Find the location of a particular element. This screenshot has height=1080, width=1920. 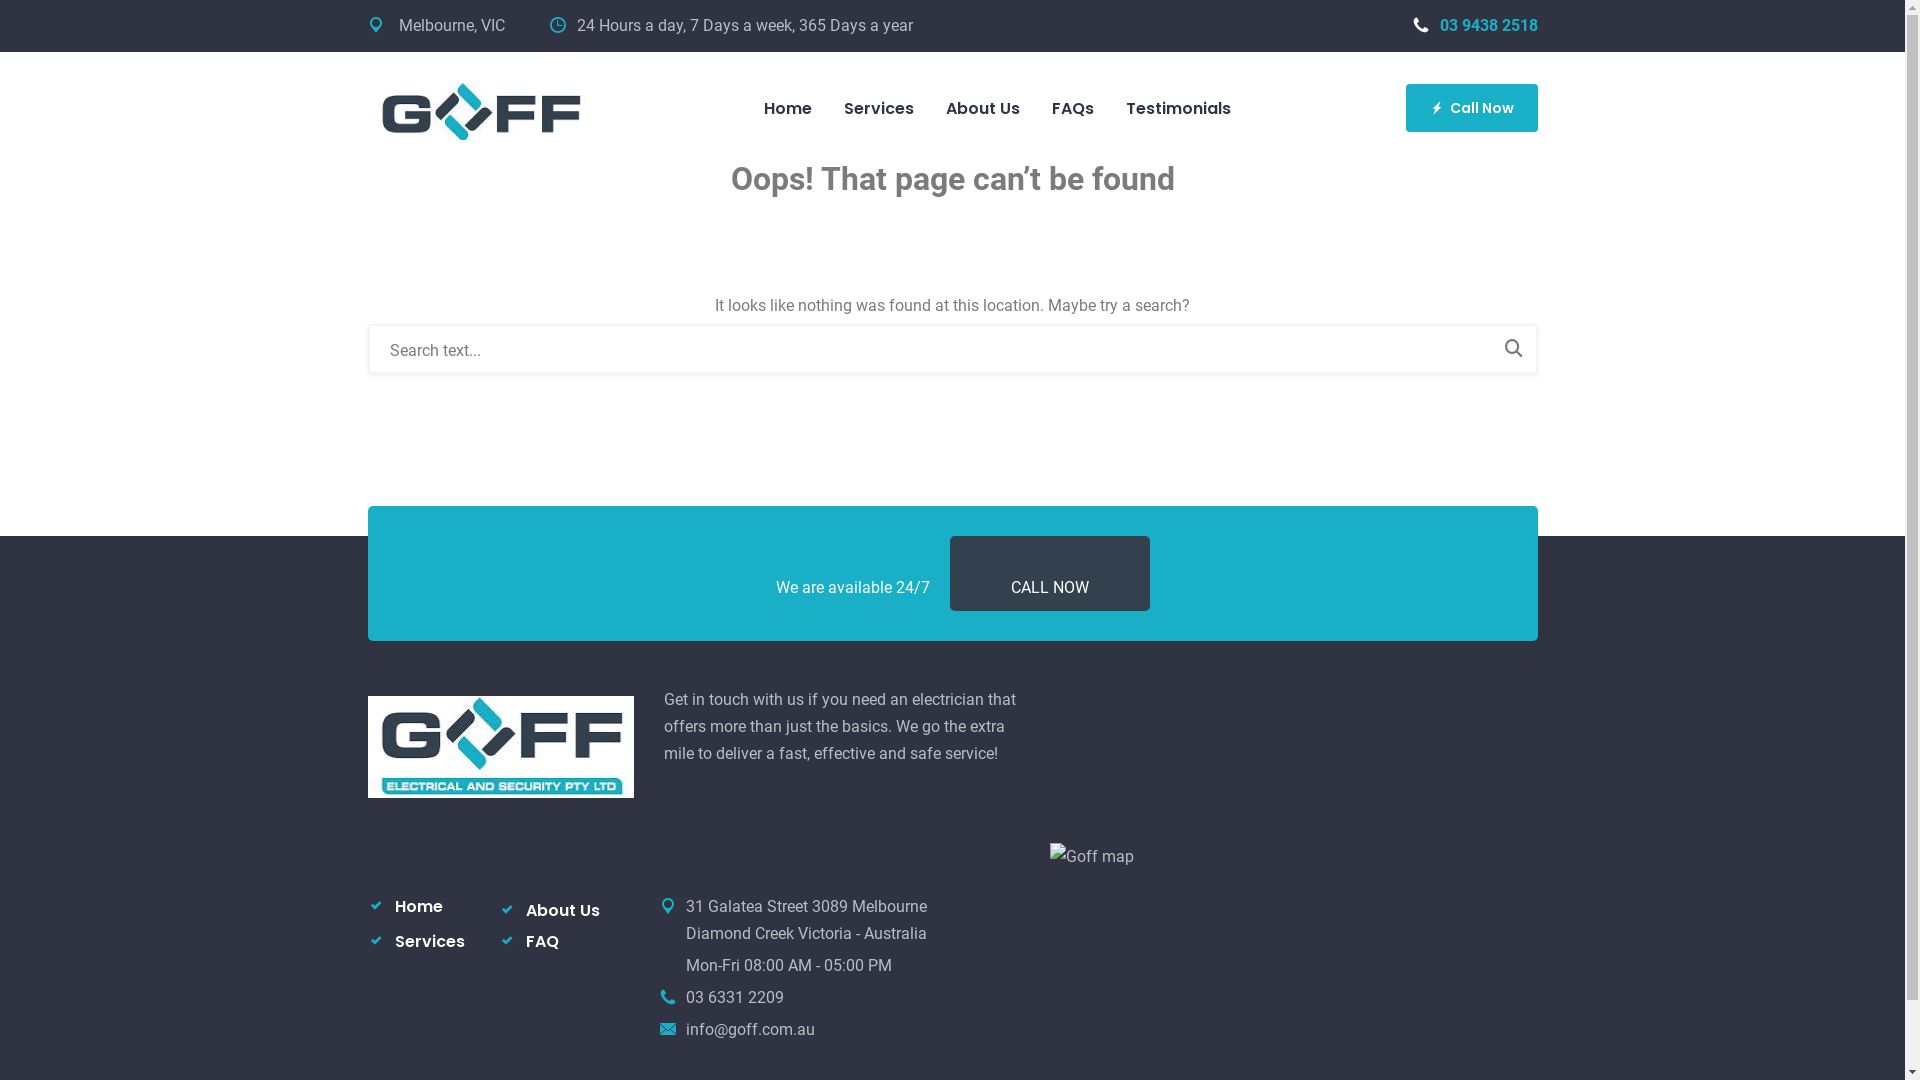

'About Us' is located at coordinates (929, 108).